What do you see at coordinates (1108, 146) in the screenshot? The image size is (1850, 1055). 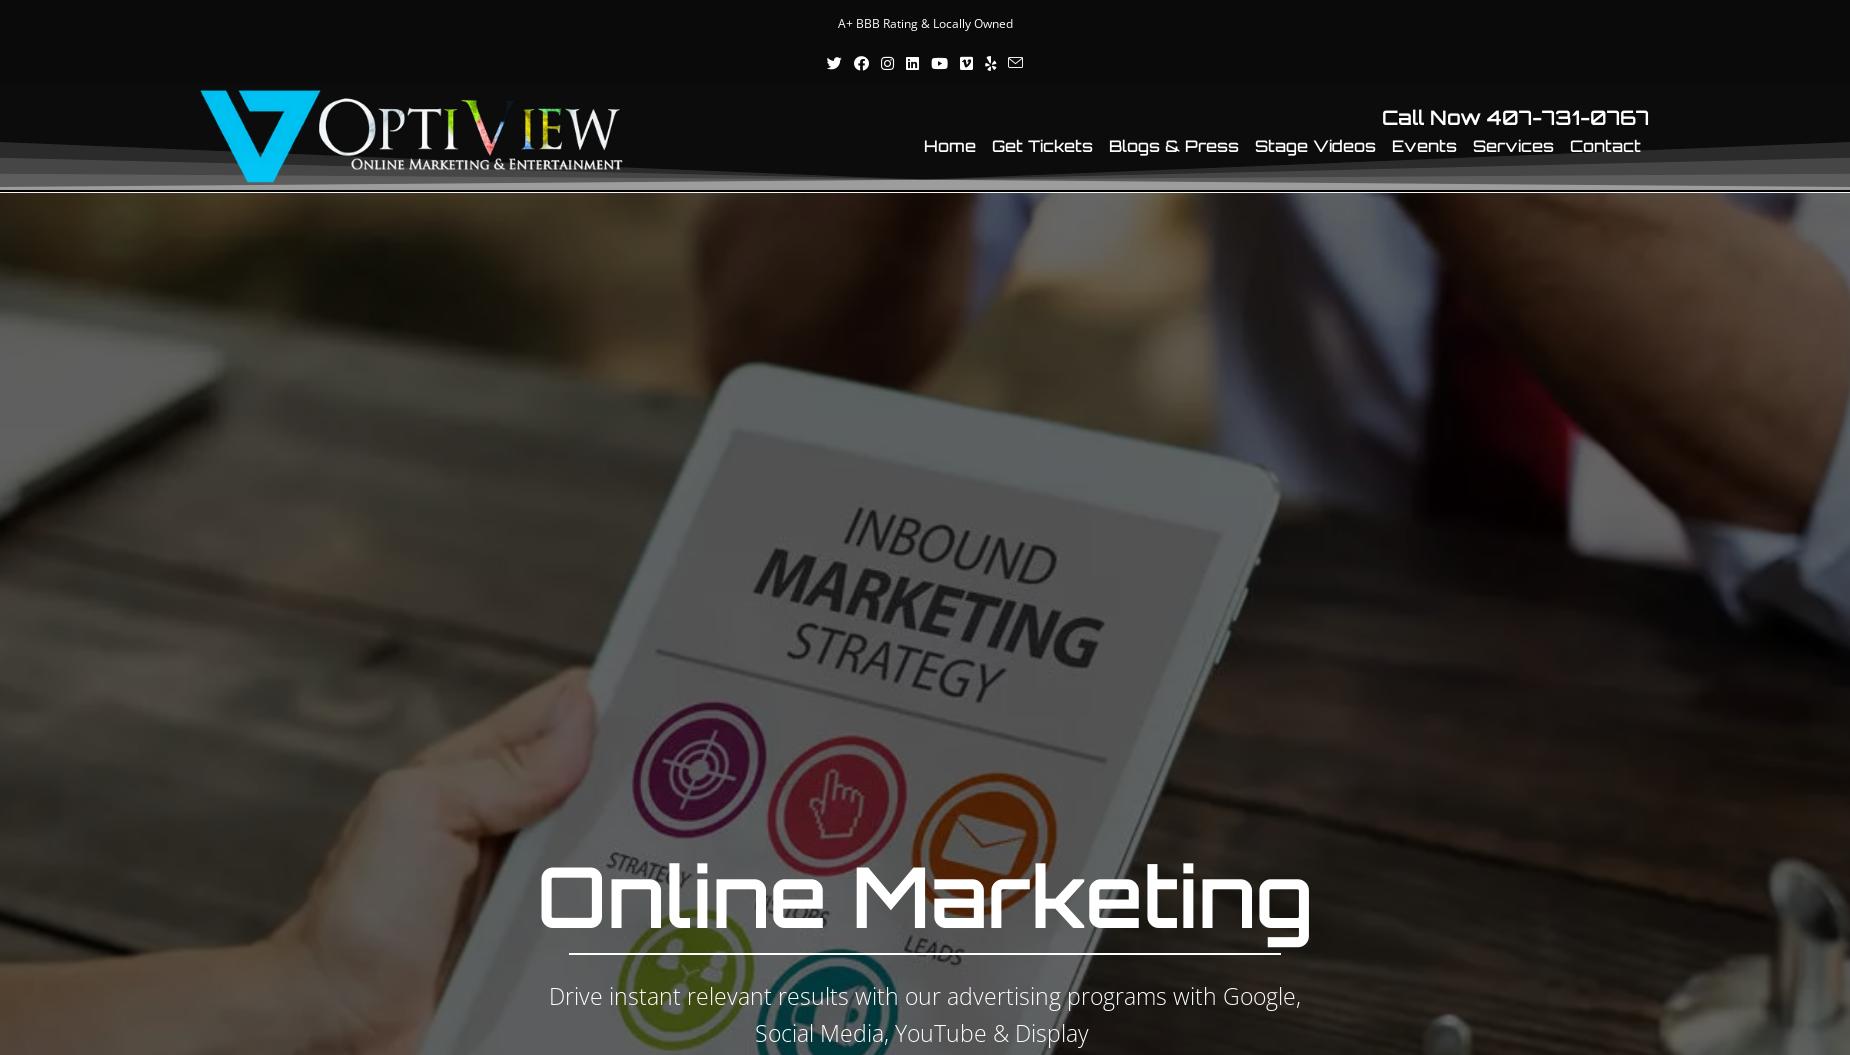 I see `'Blogs & Press'` at bounding box center [1108, 146].